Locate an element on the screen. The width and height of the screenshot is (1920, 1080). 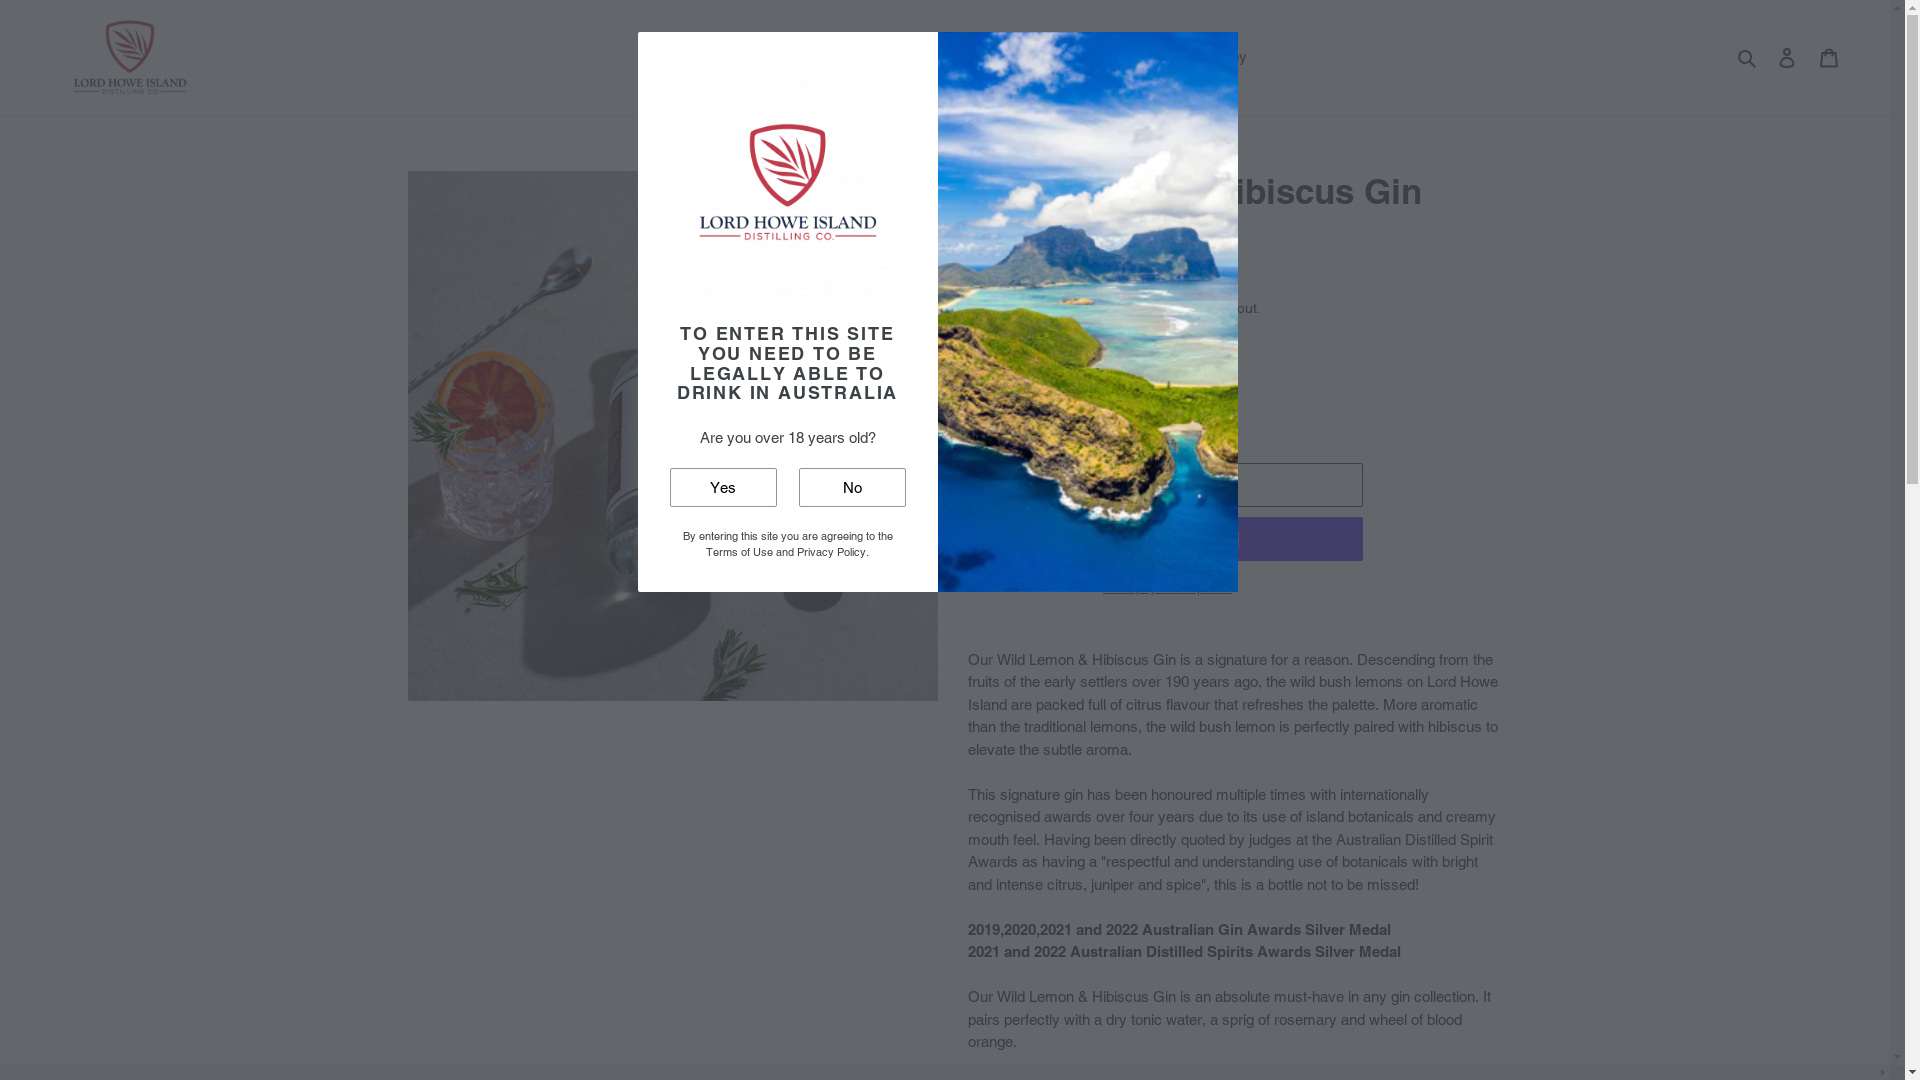
'Search' is located at coordinates (1747, 56).